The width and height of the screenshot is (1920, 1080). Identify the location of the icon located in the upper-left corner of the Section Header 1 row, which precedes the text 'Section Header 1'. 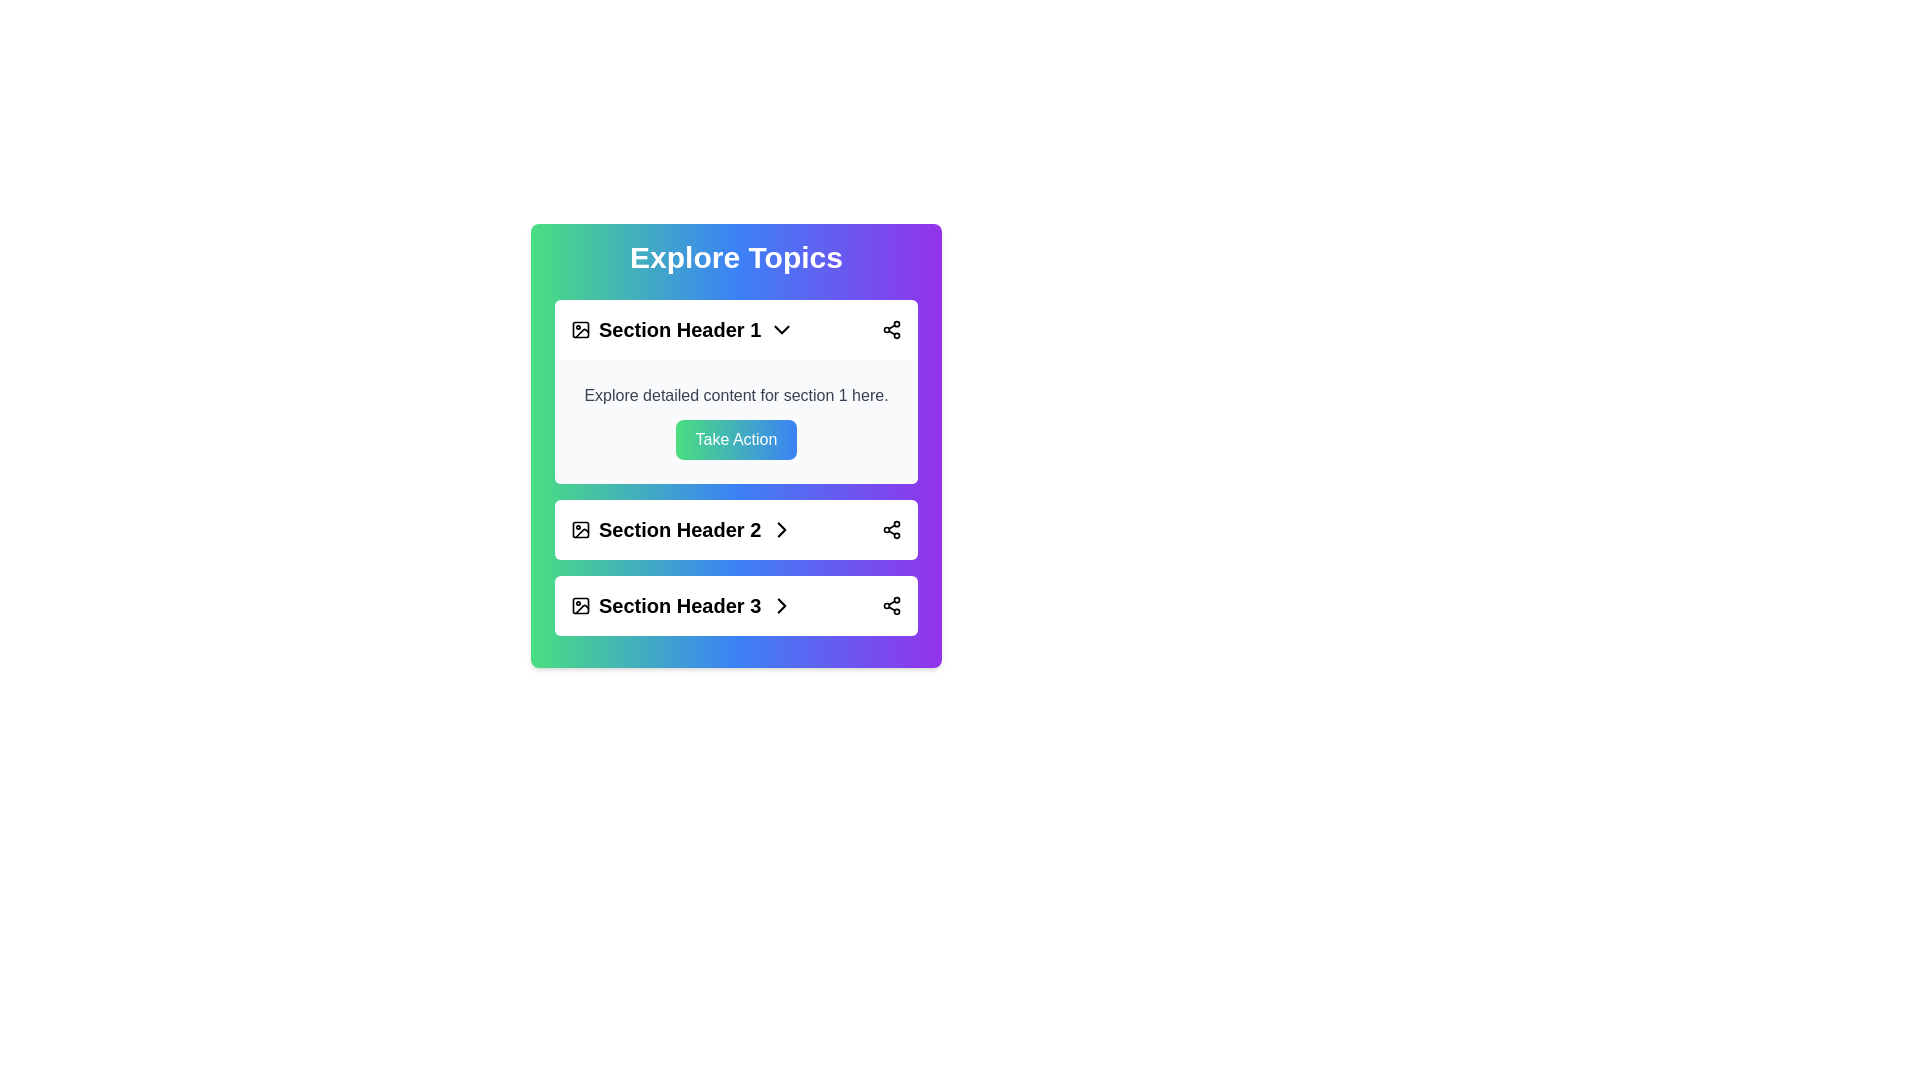
(579, 329).